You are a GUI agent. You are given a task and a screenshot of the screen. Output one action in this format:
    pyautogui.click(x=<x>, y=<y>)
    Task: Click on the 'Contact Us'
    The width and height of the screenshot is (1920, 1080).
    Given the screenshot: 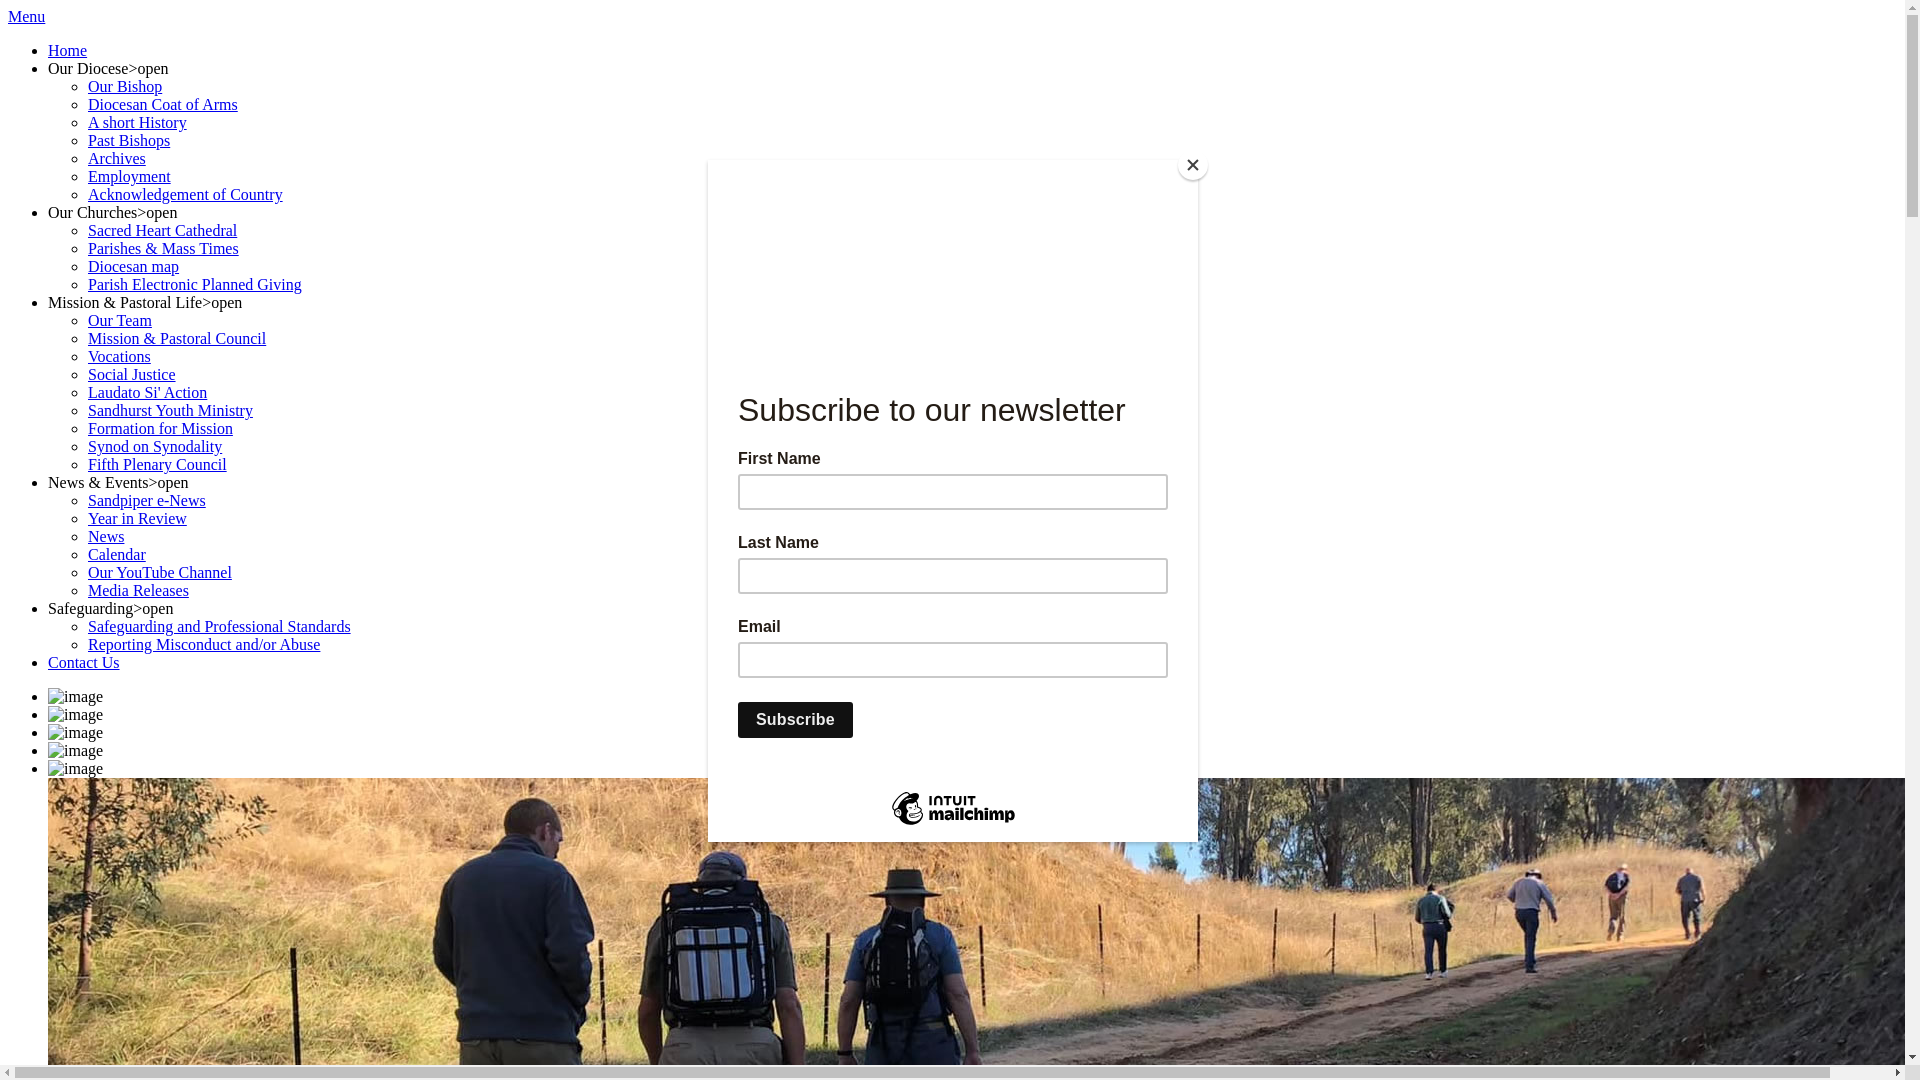 What is the action you would take?
    pyautogui.click(x=82, y=662)
    